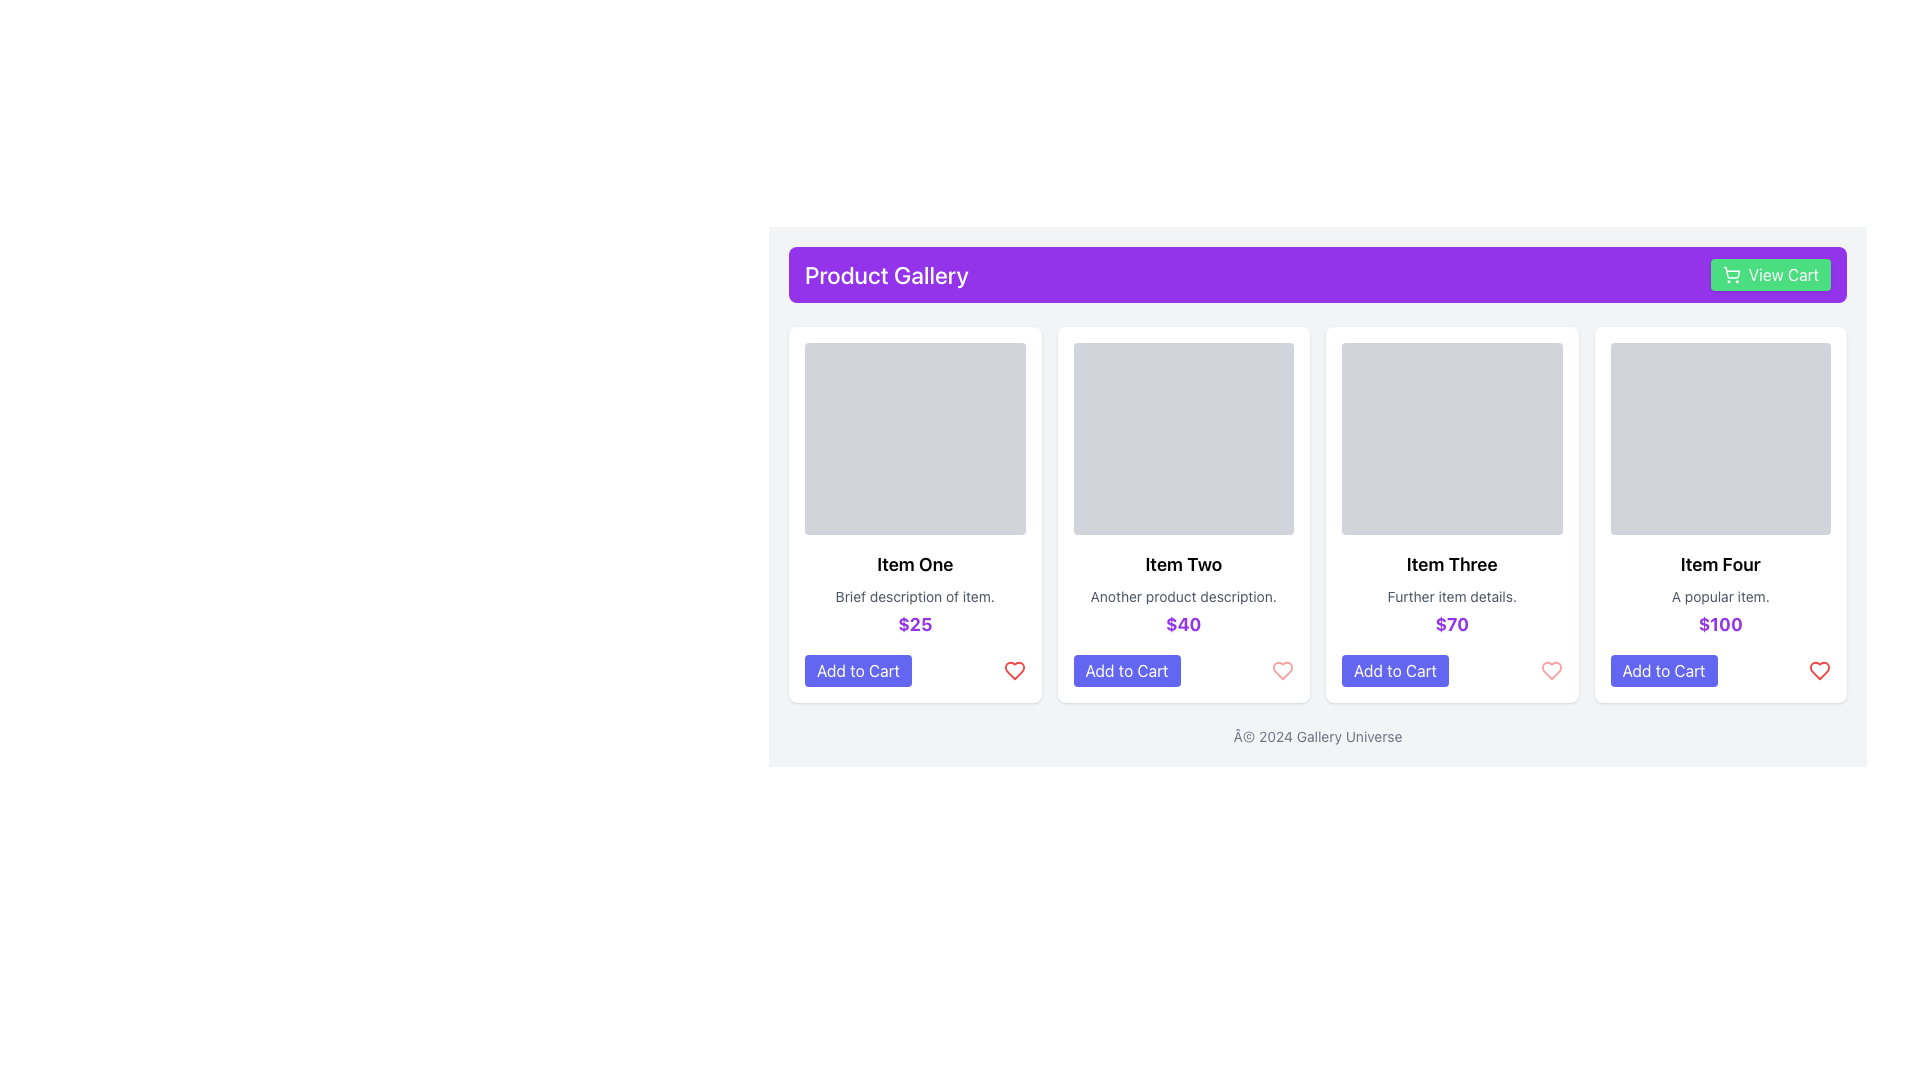 This screenshot has width=1920, height=1080. What do you see at coordinates (885, 274) in the screenshot?
I see `the text label located in the top-left corner of the purple header bar, which indicates the purpose of the section and is situated to the left of the 'View Cart' button` at bounding box center [885, 274].